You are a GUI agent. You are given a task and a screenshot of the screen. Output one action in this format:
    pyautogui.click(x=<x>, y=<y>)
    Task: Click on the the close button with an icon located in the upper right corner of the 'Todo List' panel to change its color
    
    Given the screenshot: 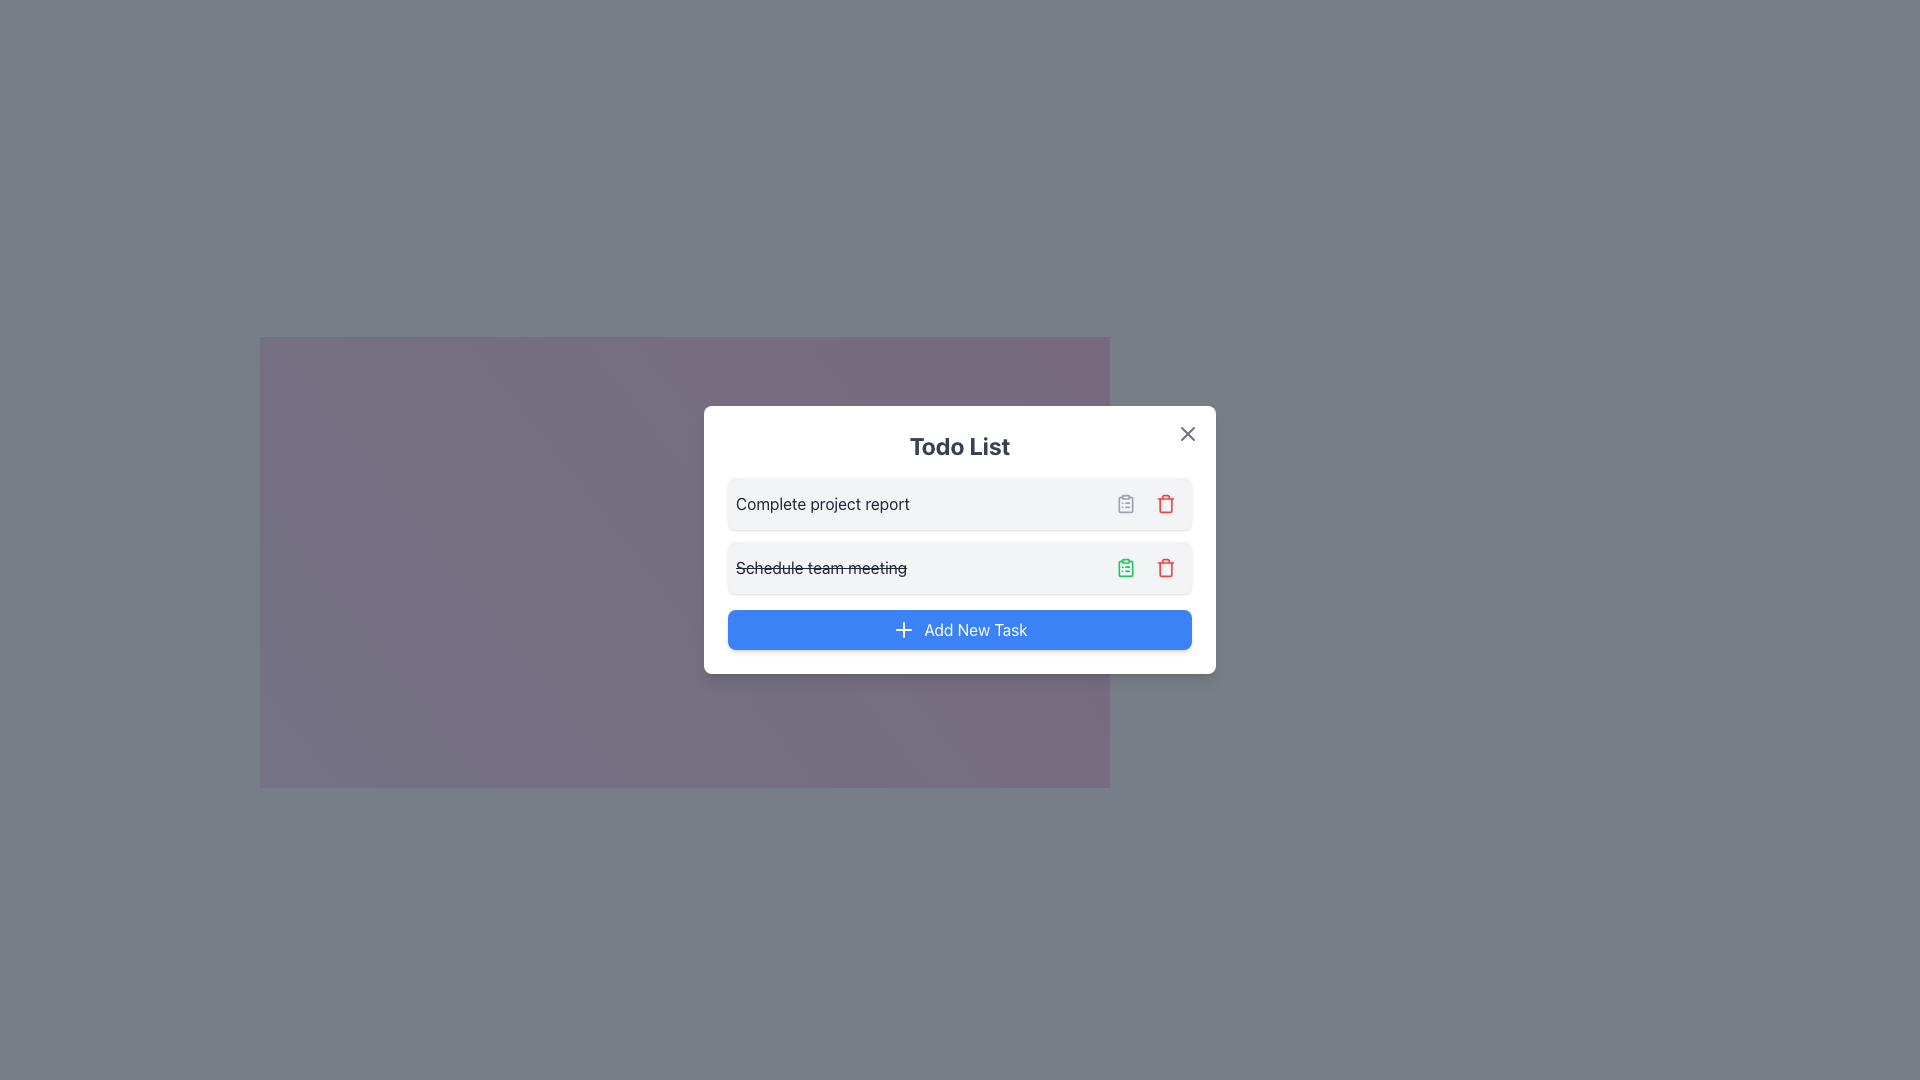 What is the action you would take?
    pyautogui.click(x=1188, y=433)
    